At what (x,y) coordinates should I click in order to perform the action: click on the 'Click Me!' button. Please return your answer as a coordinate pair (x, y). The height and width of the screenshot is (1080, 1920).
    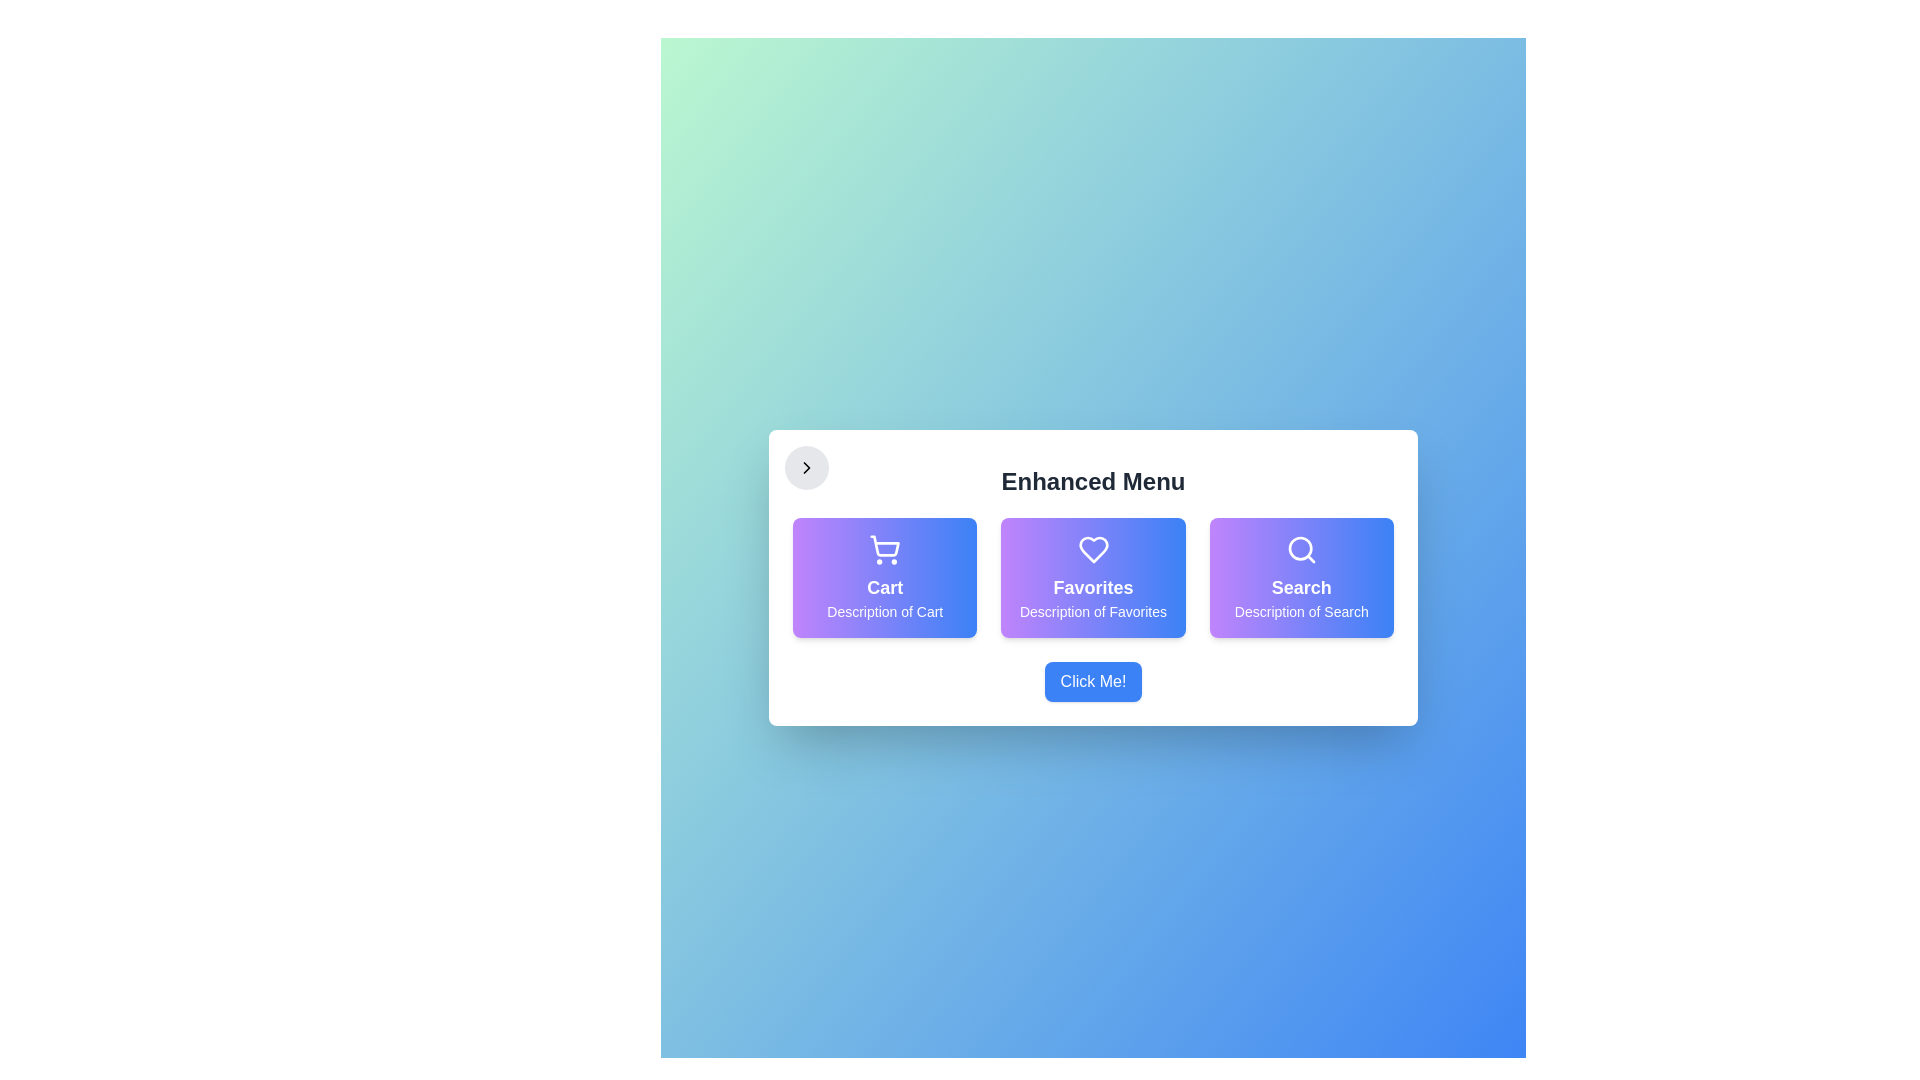
    Looking at the image, I should click on (1092, 681).